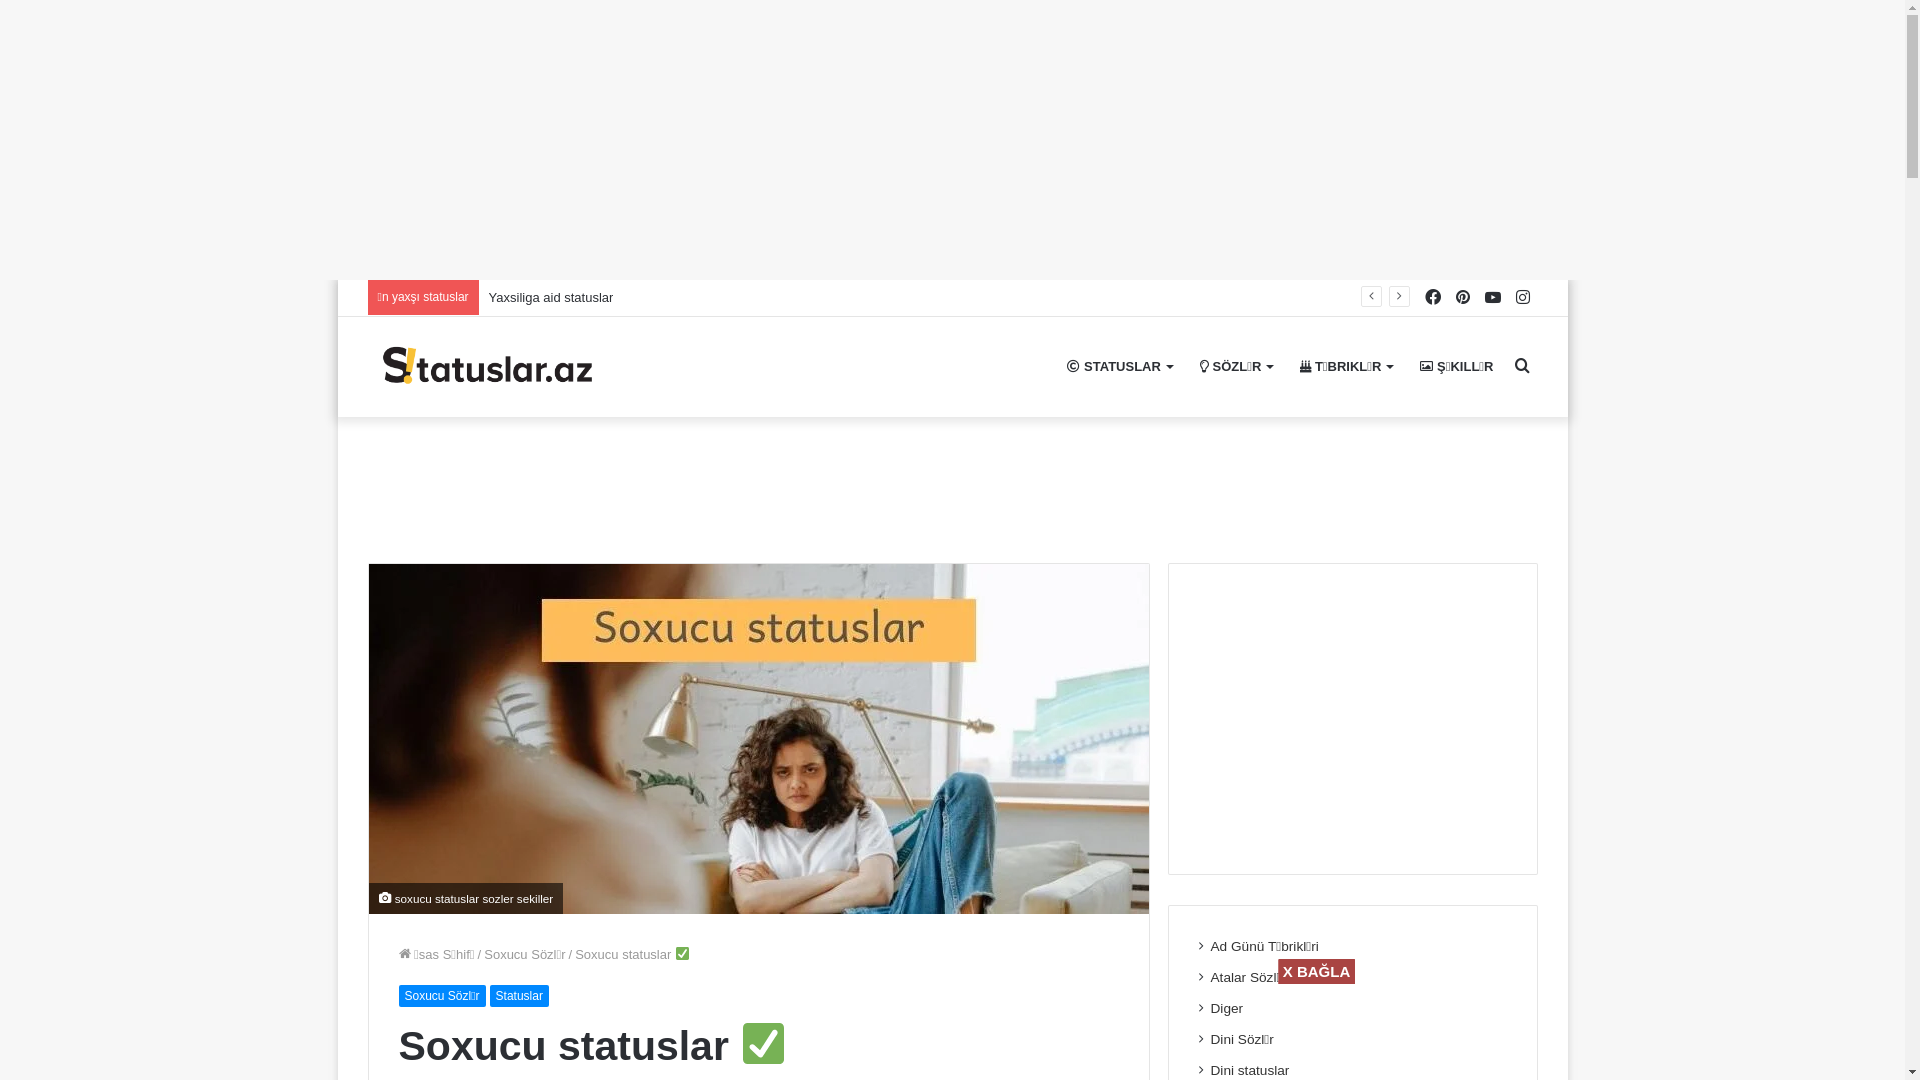  Describe the element at coordinates (1226, 1008) in the screenshot. I see `'Diger'` at that location.